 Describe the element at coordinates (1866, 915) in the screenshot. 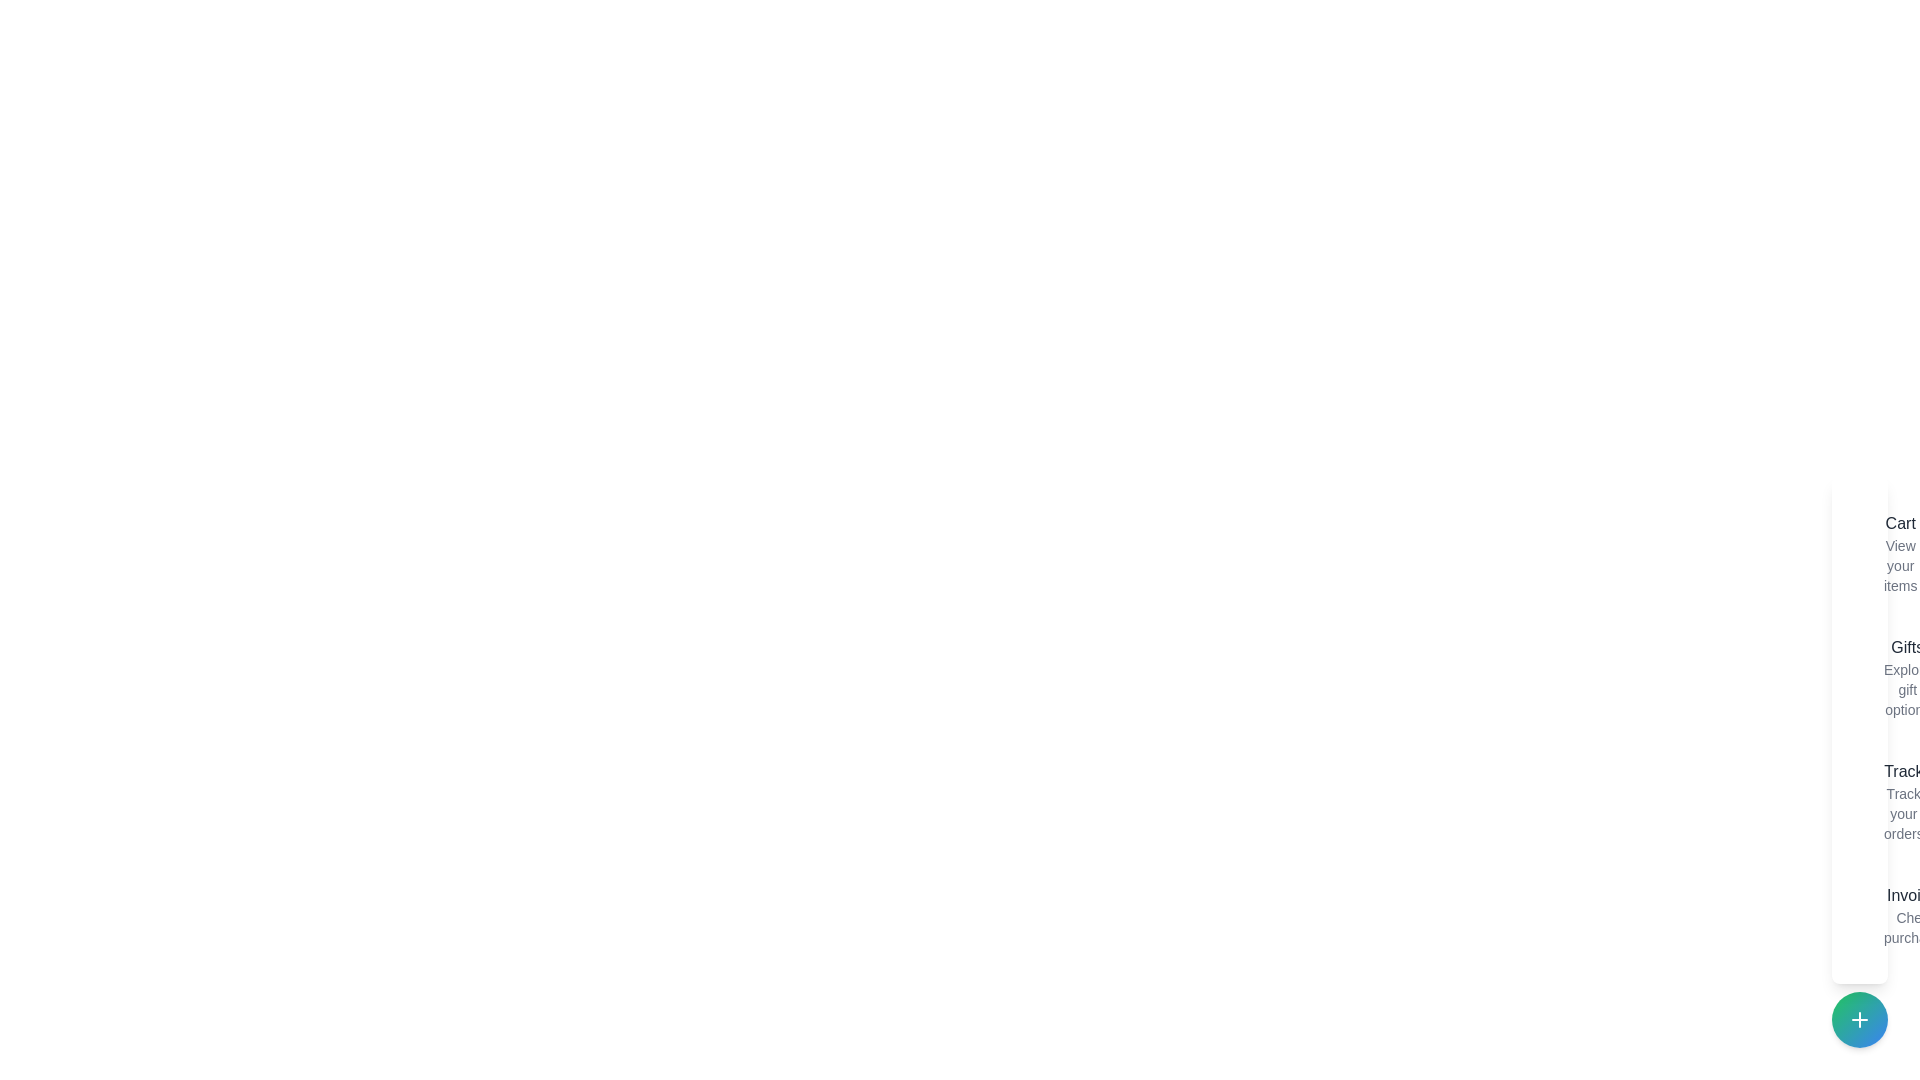

I see `the option Invoices from the menu` at that location.